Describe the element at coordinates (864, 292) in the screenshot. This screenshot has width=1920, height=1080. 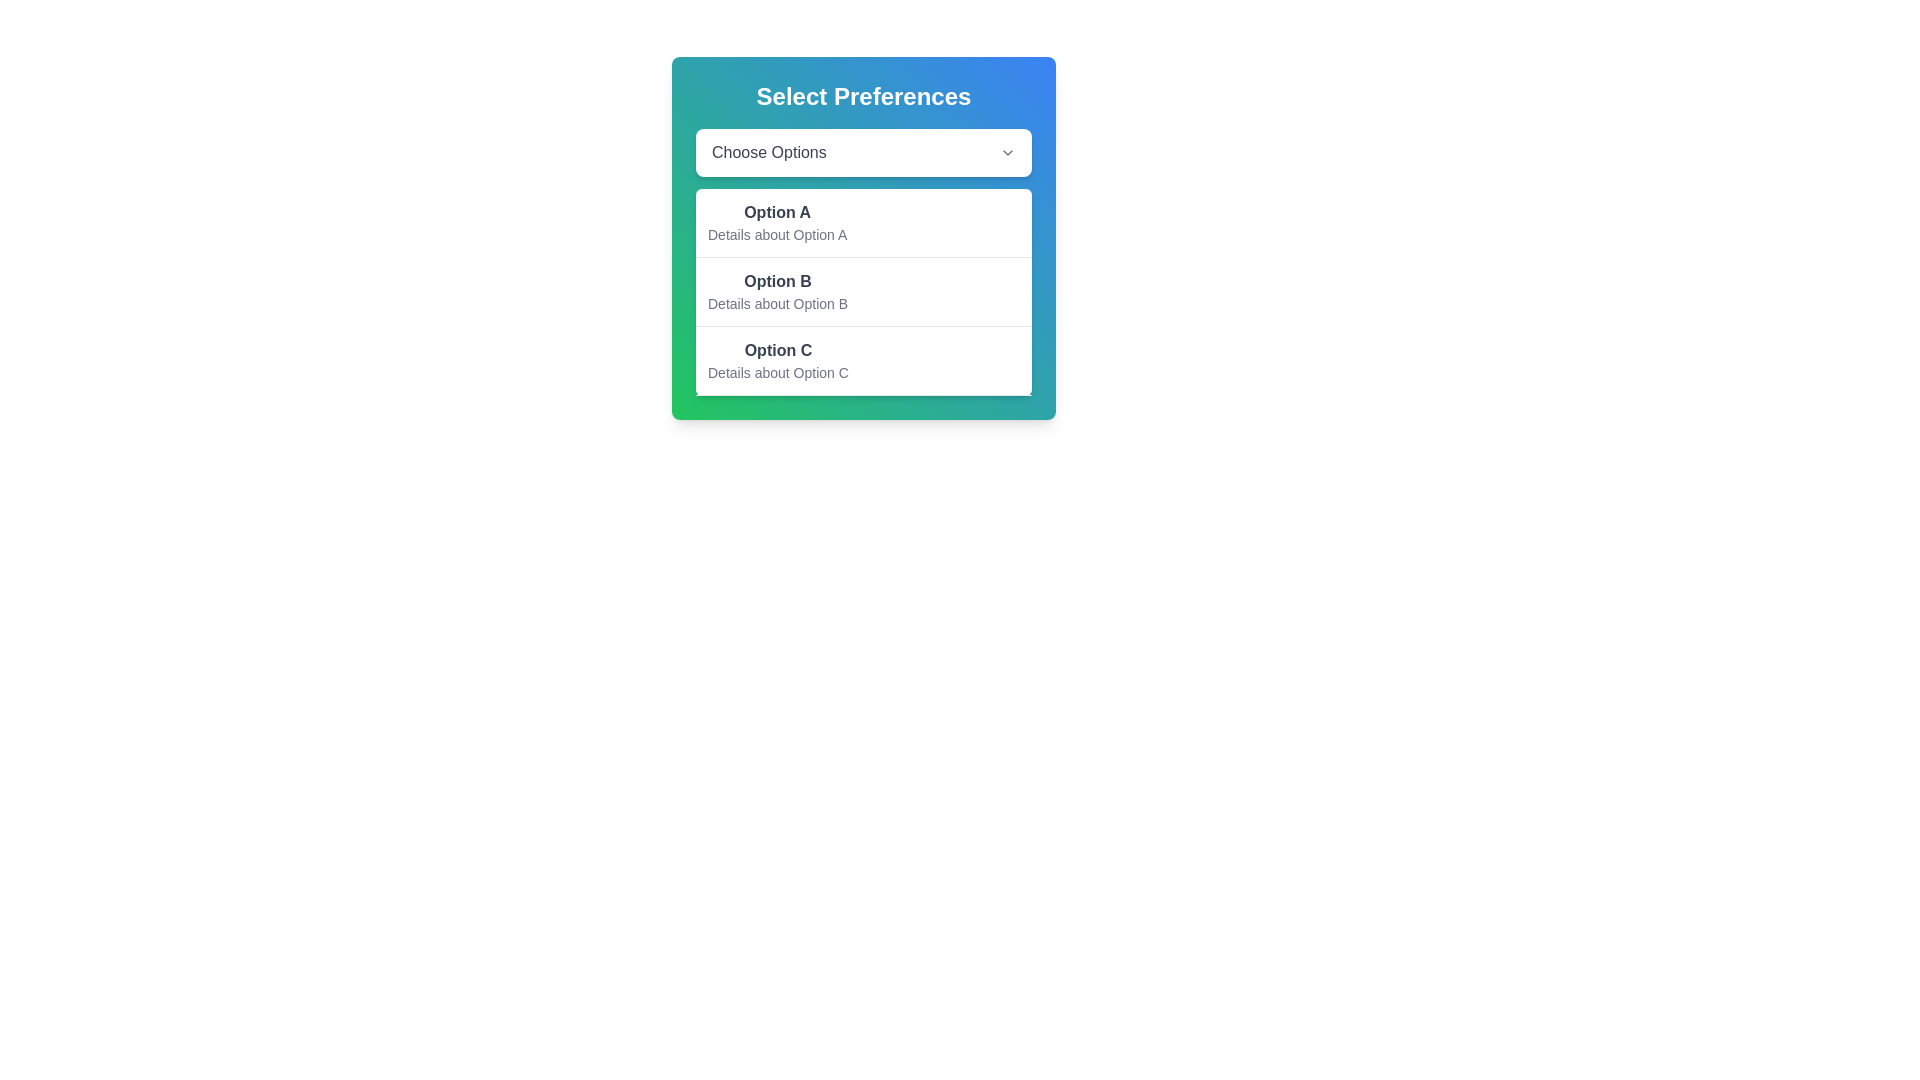
I see `the list item displaying 'Option B'` at that location.